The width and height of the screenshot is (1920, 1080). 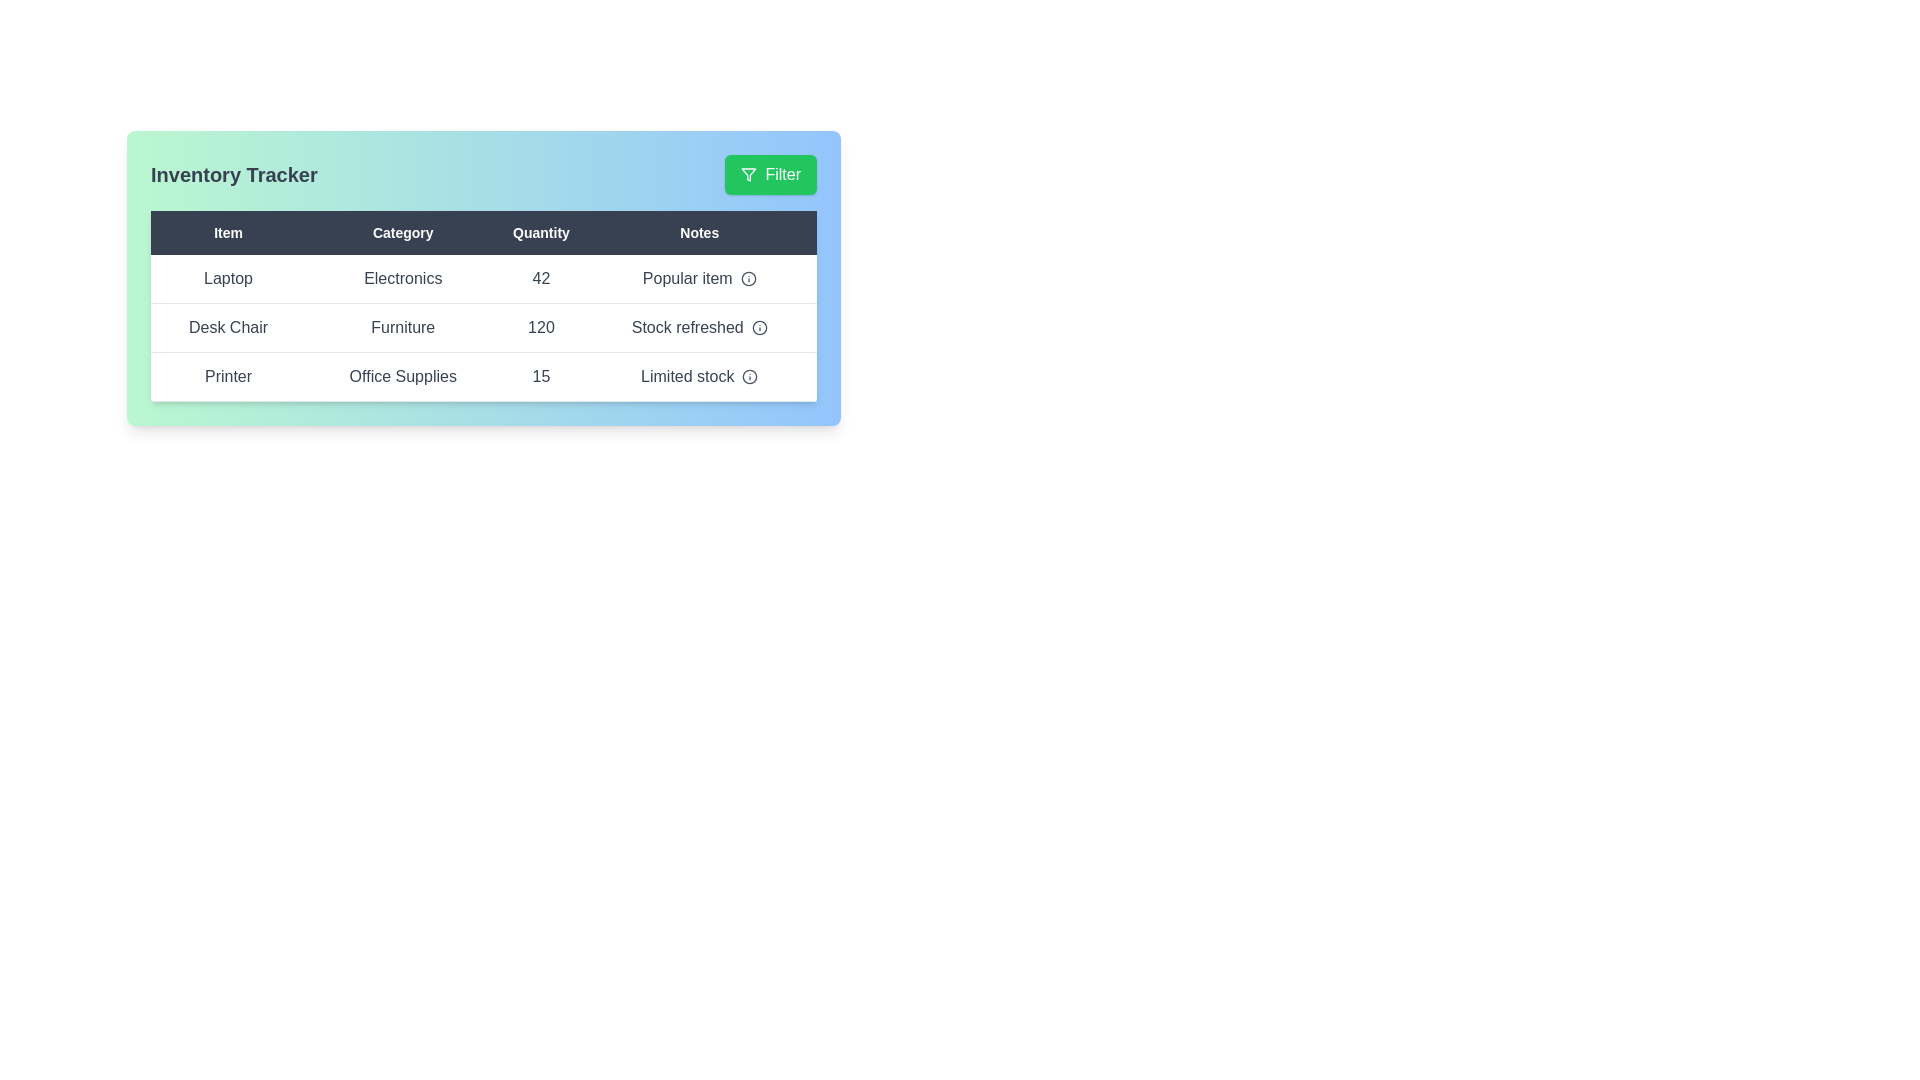 I want to click on filter button to apply filters to the table, so click(x=770, y=173).